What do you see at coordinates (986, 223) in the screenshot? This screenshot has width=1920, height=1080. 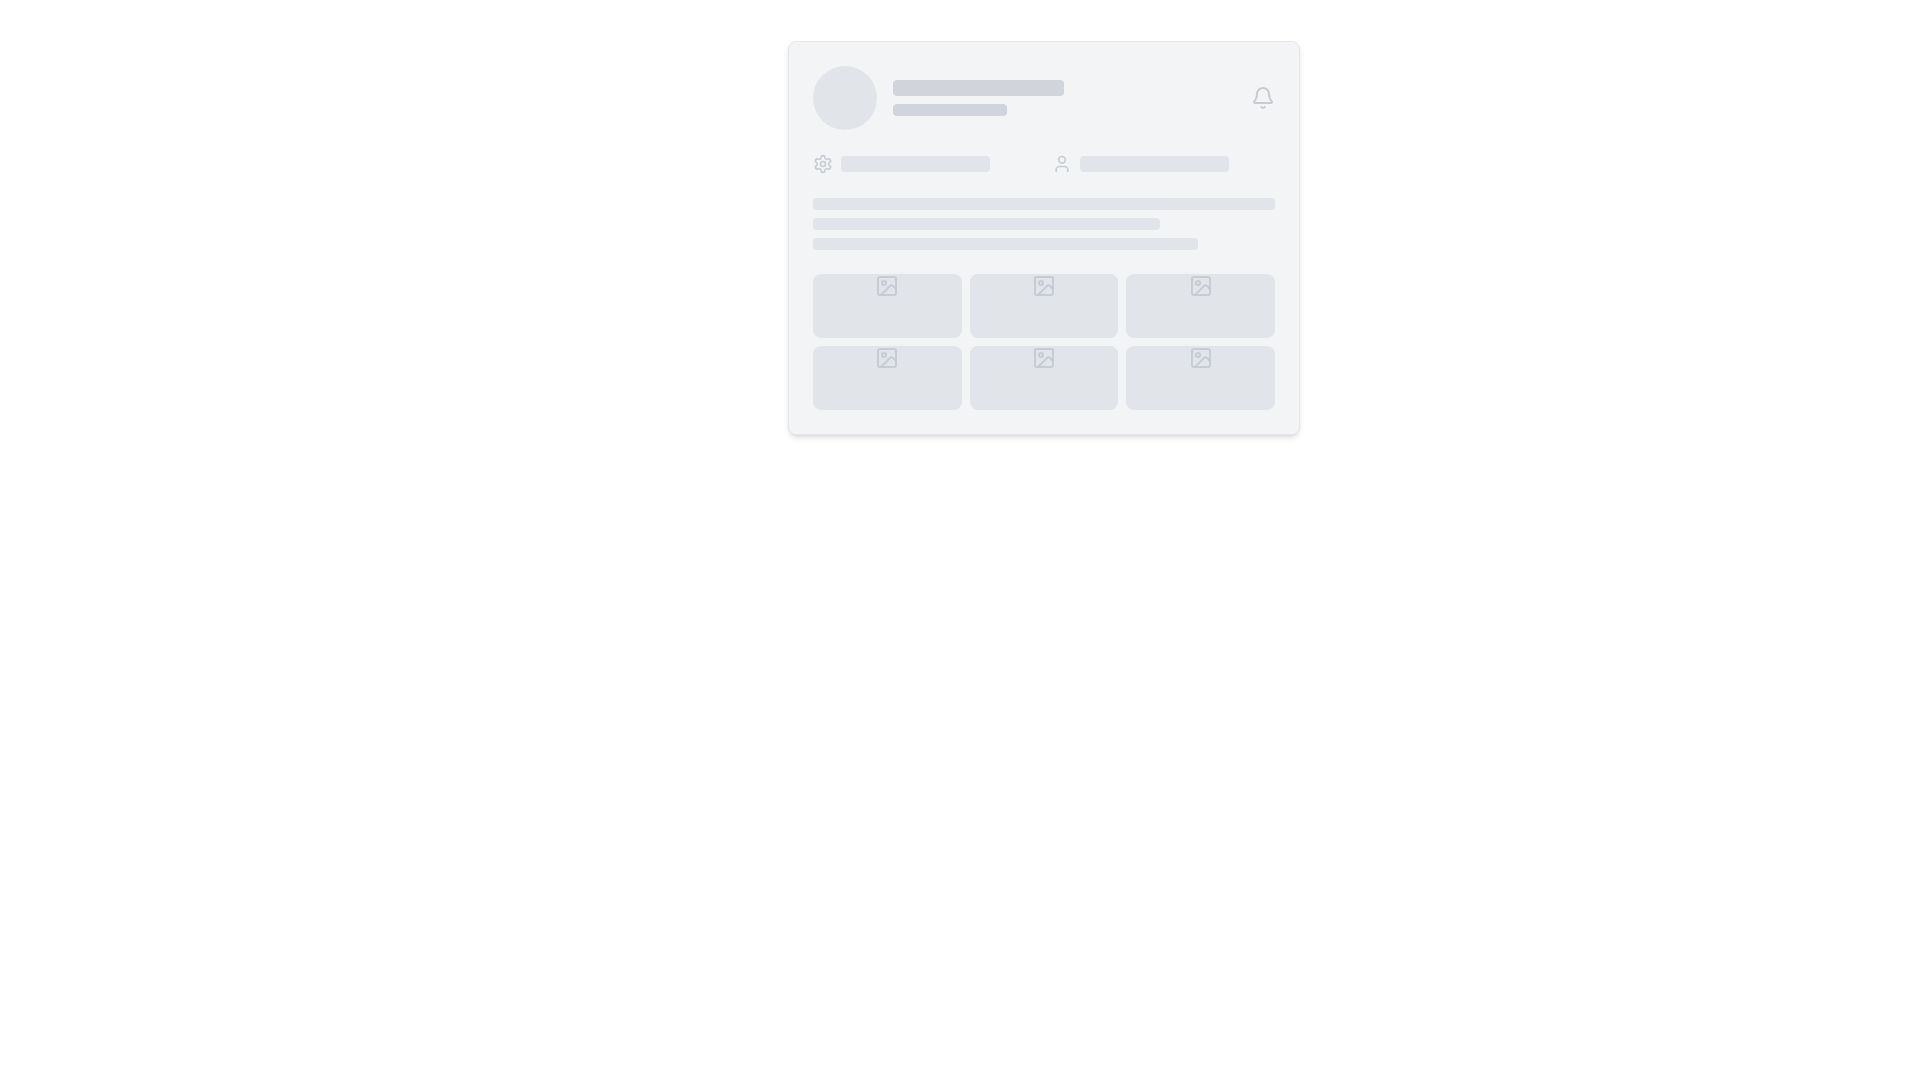 I see `the Loading placeholder bar, which is the second horizontal bar styled with a light gray color, located in the middle of three similar bars` at bounding box center [986, 223].